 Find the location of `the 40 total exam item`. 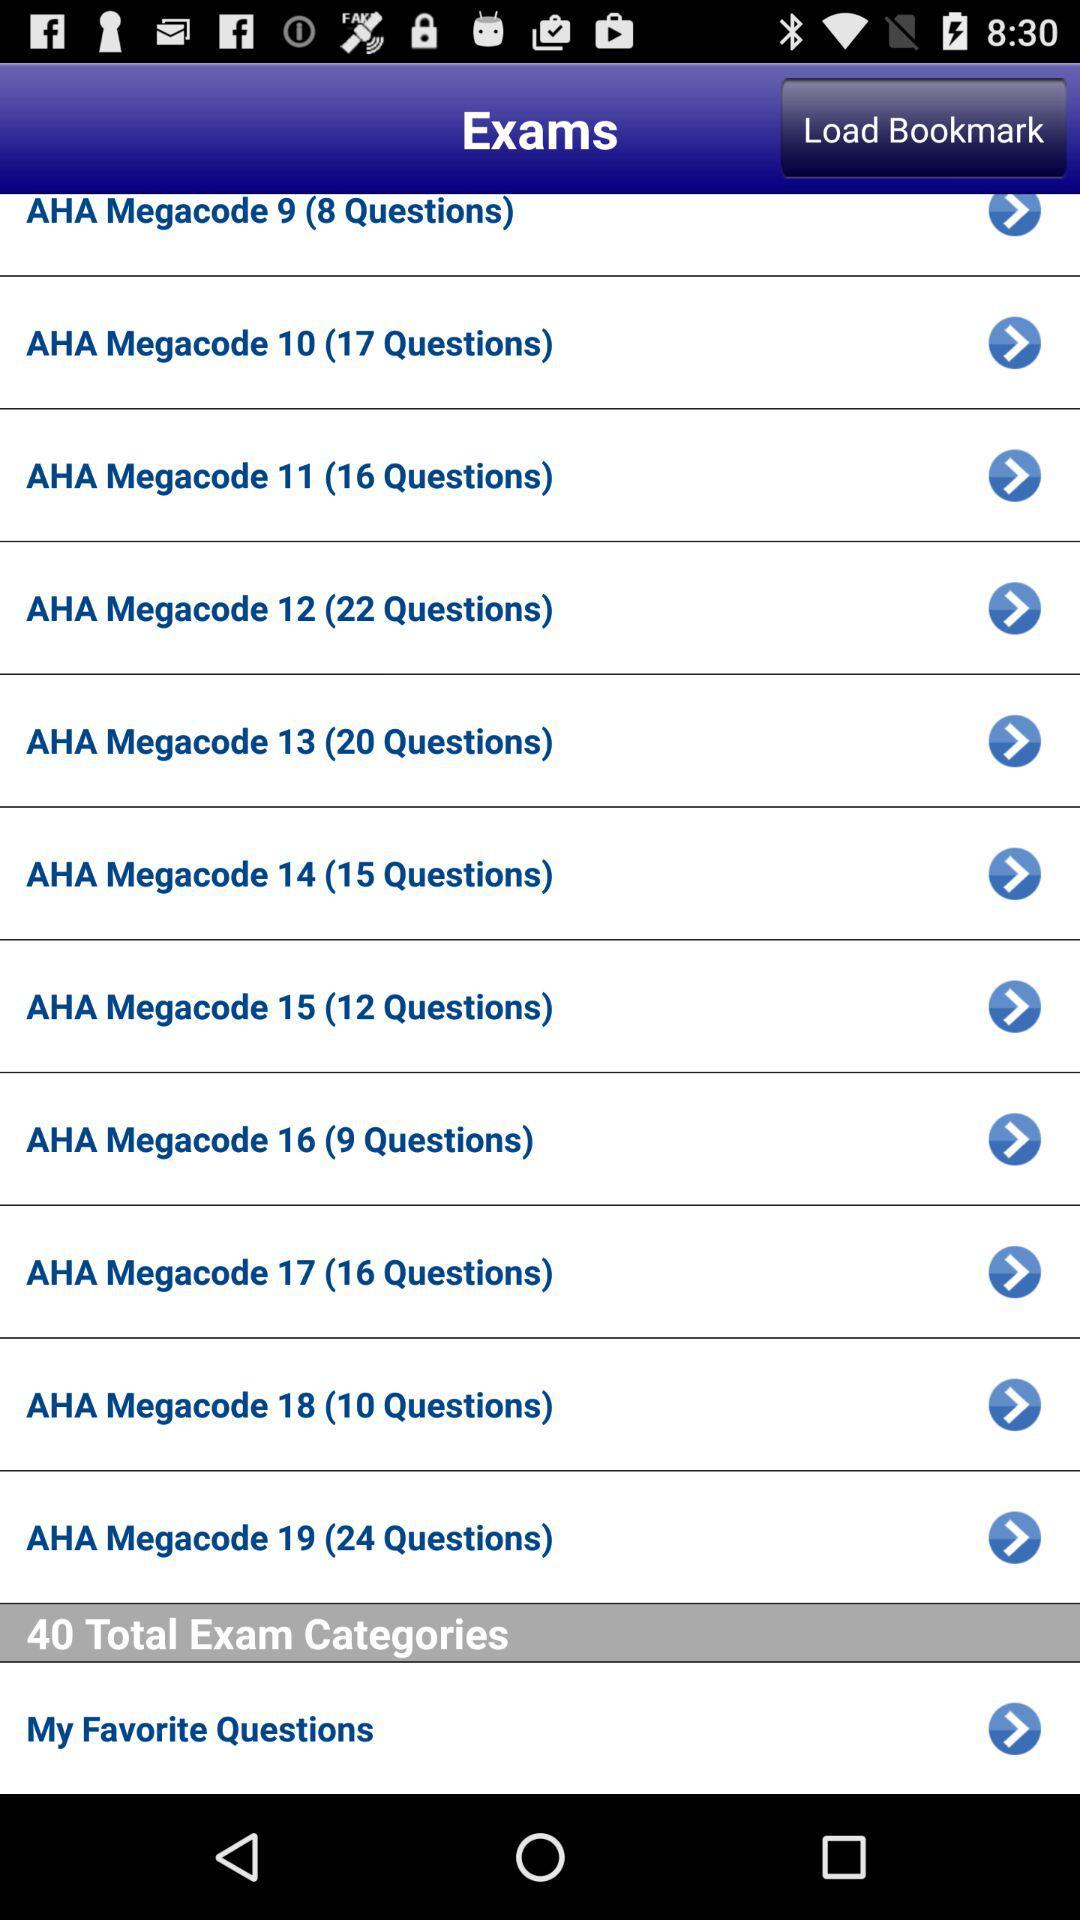

the 40 total exam item is located at coordinates (553, 1632).